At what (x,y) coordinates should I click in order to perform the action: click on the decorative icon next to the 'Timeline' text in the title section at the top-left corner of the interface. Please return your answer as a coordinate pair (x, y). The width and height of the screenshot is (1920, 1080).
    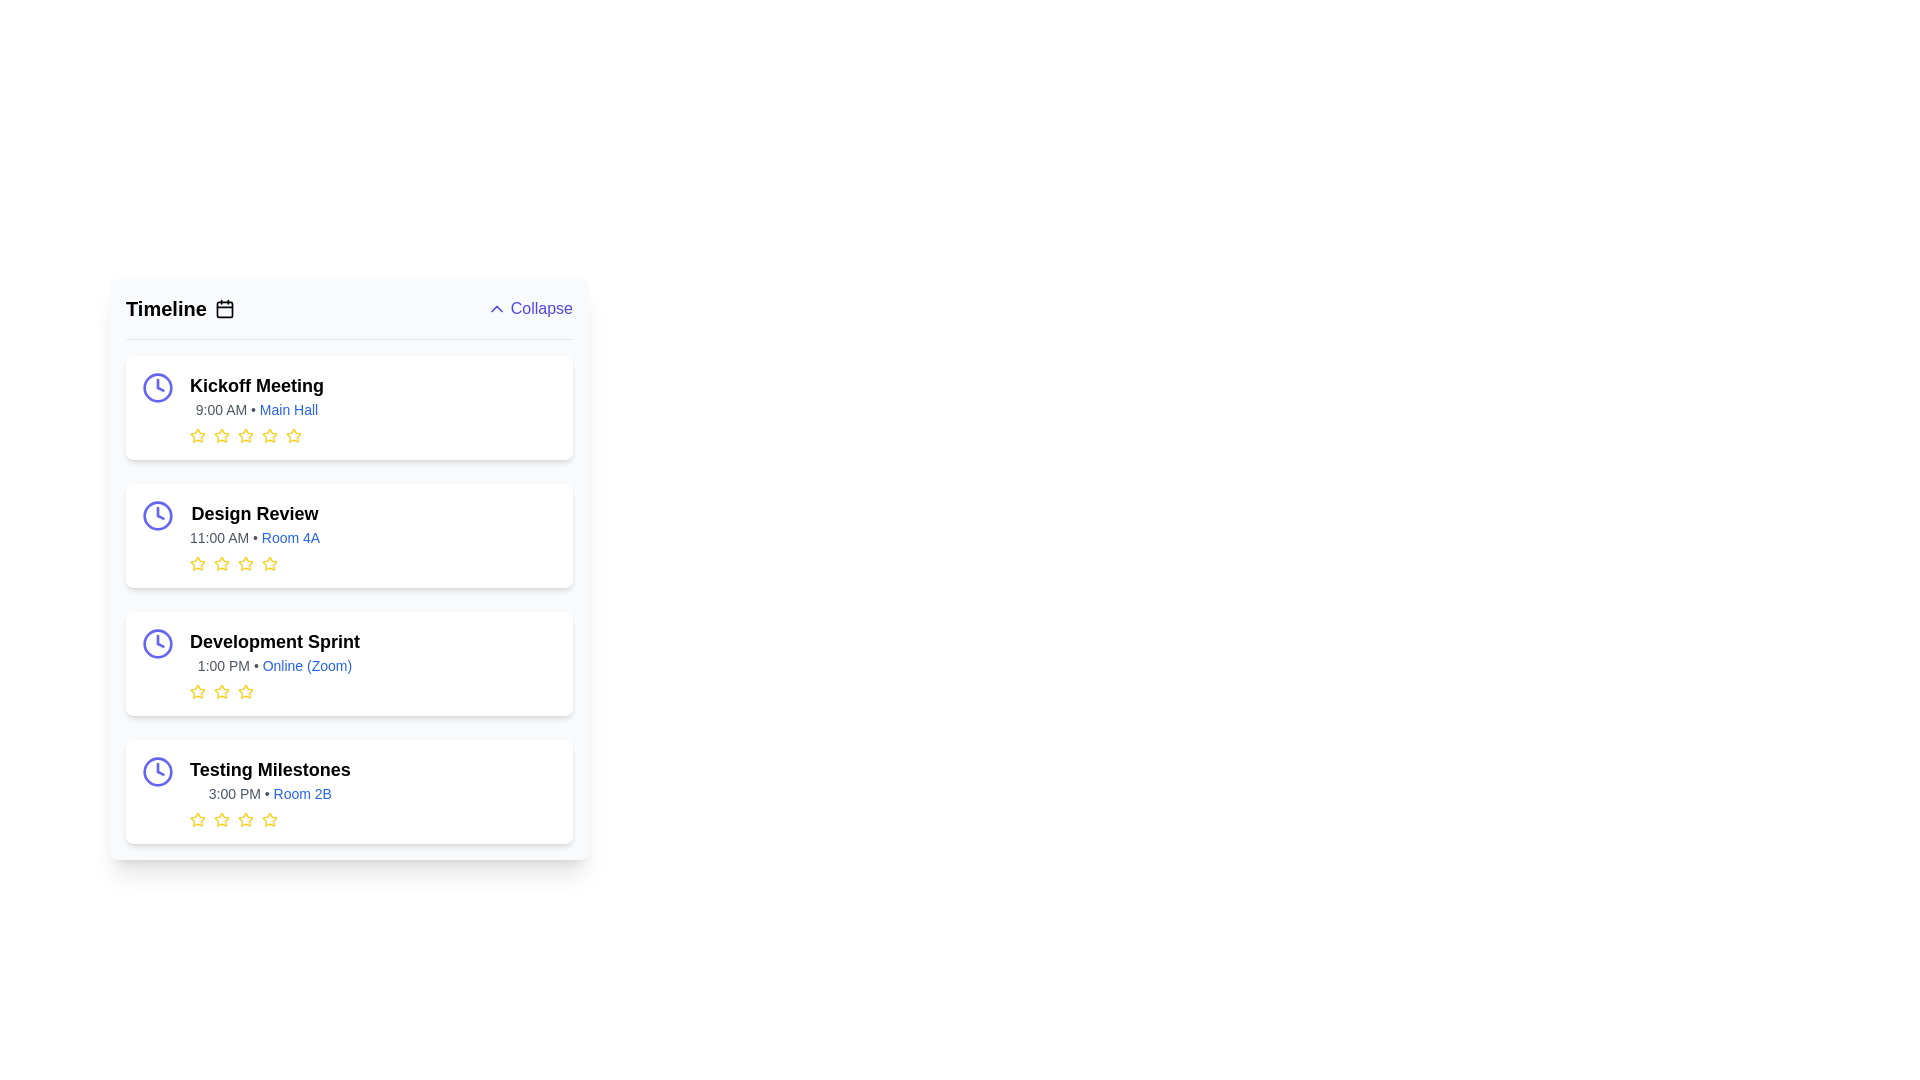
    Looking at the image, I should click on (224, 308).